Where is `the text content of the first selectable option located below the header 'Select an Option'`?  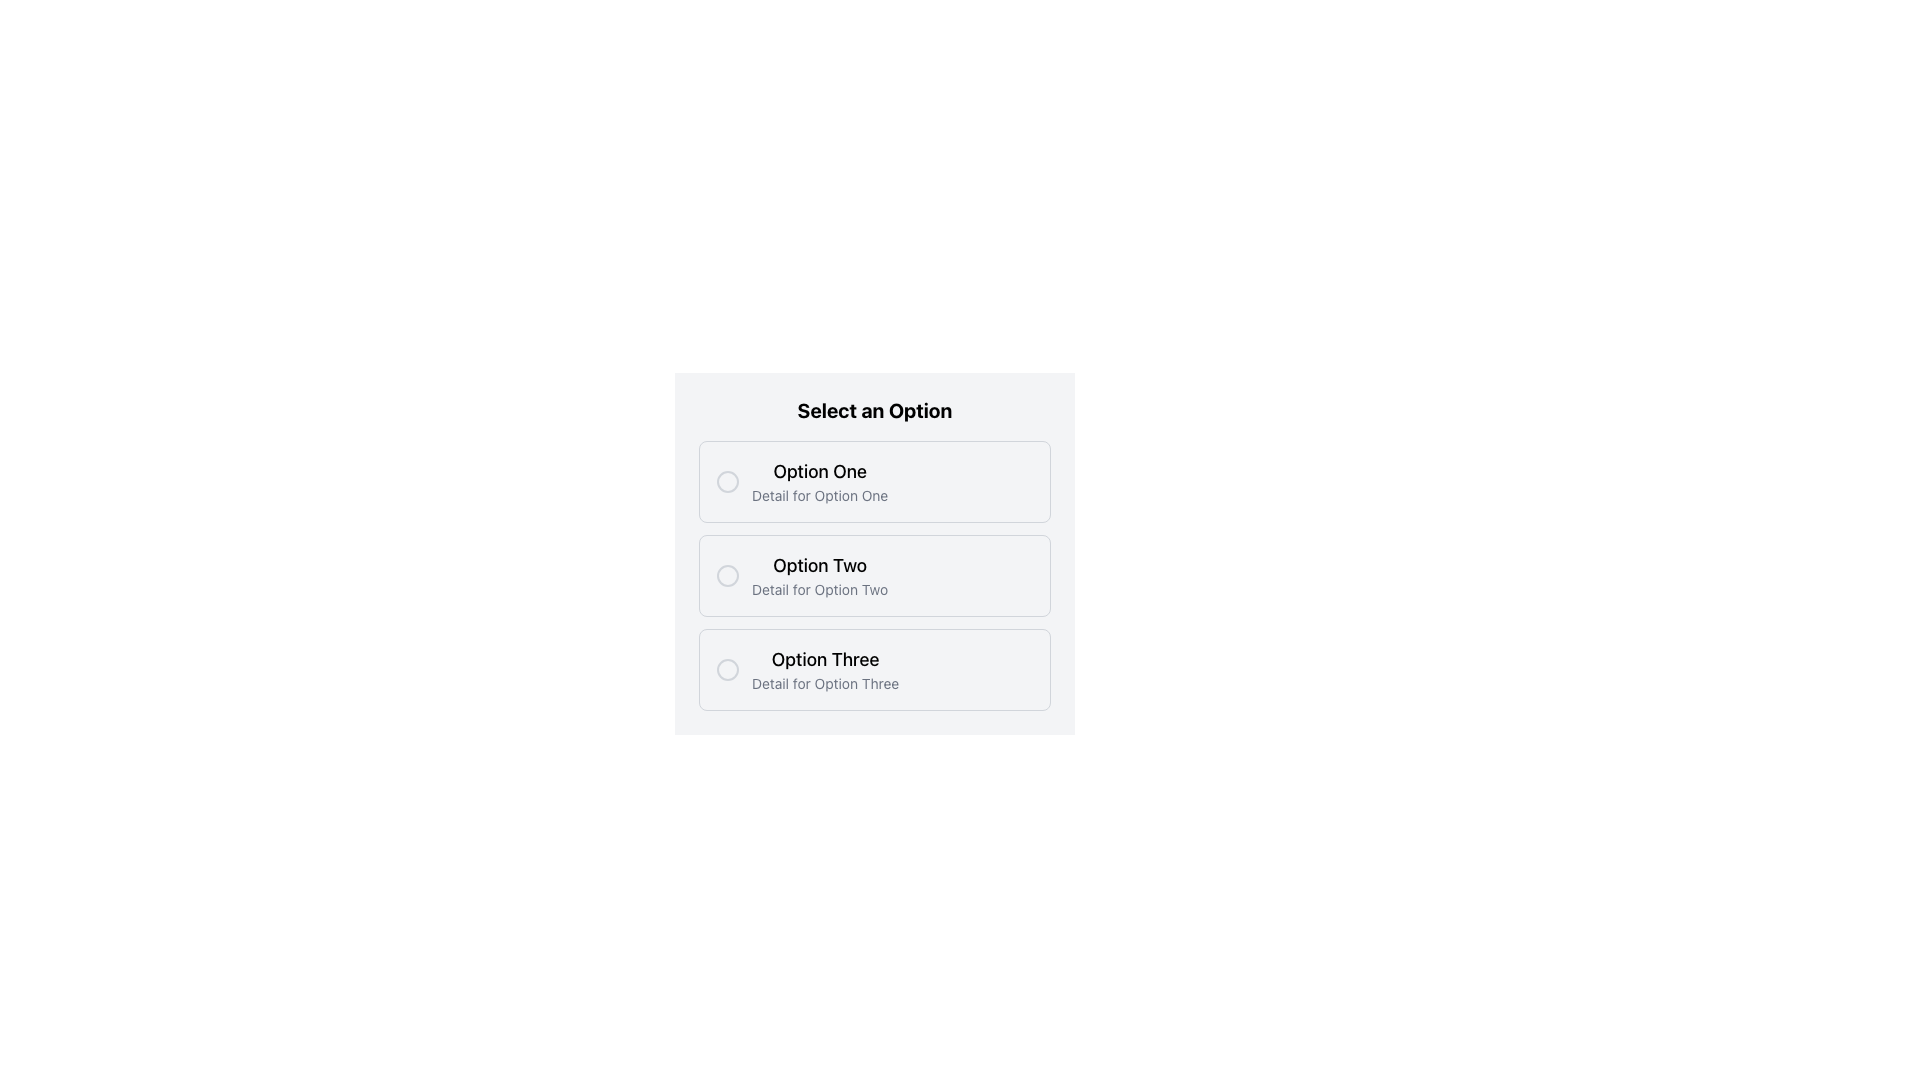 the text content of the first selectable option located below the header 'Select an Option' is located at coordinates (820, 482).